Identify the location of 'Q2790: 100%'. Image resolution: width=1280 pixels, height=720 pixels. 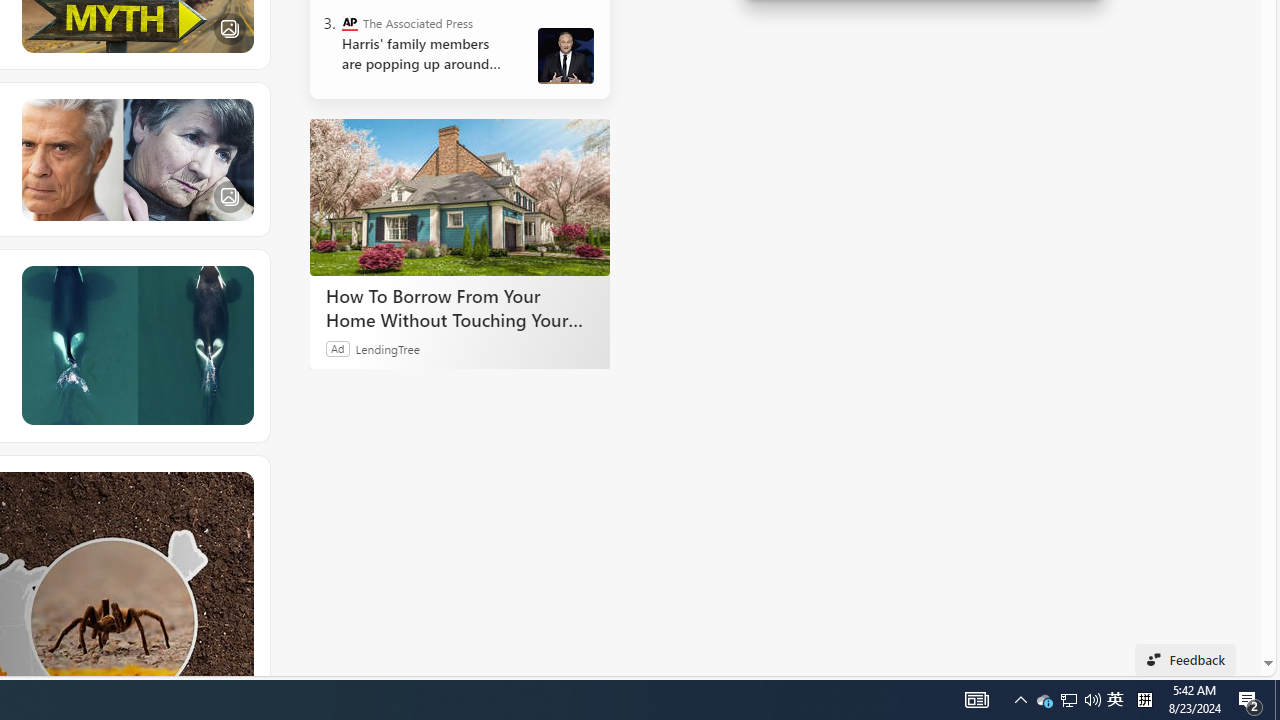
(1144, 698).